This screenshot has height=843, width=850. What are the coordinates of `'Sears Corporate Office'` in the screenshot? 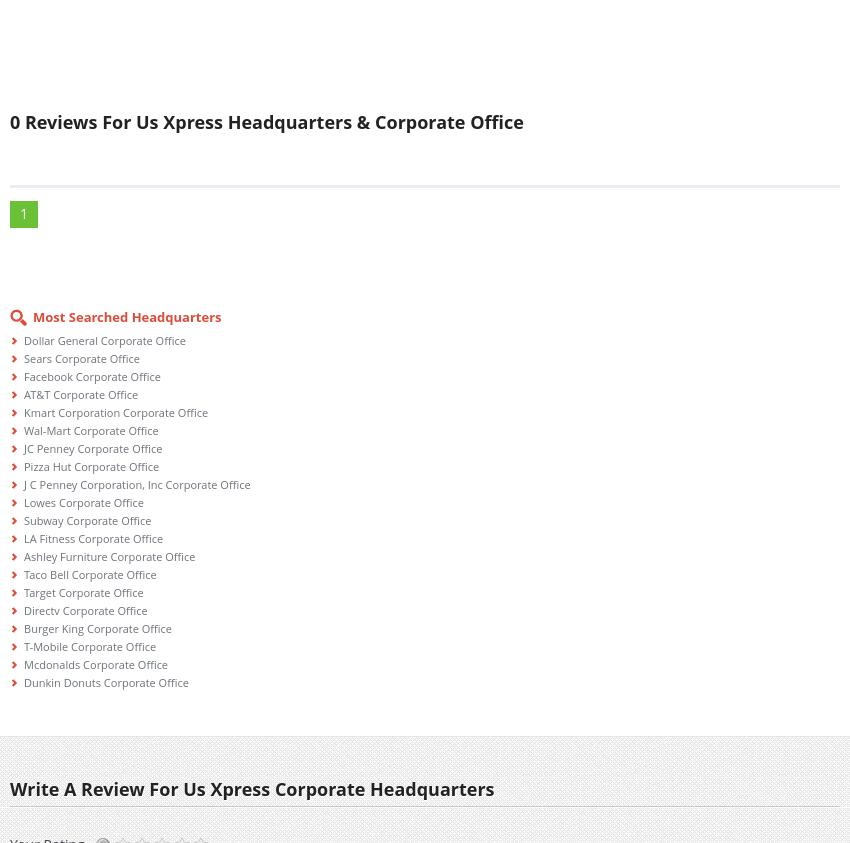 It's located at (81, 357).